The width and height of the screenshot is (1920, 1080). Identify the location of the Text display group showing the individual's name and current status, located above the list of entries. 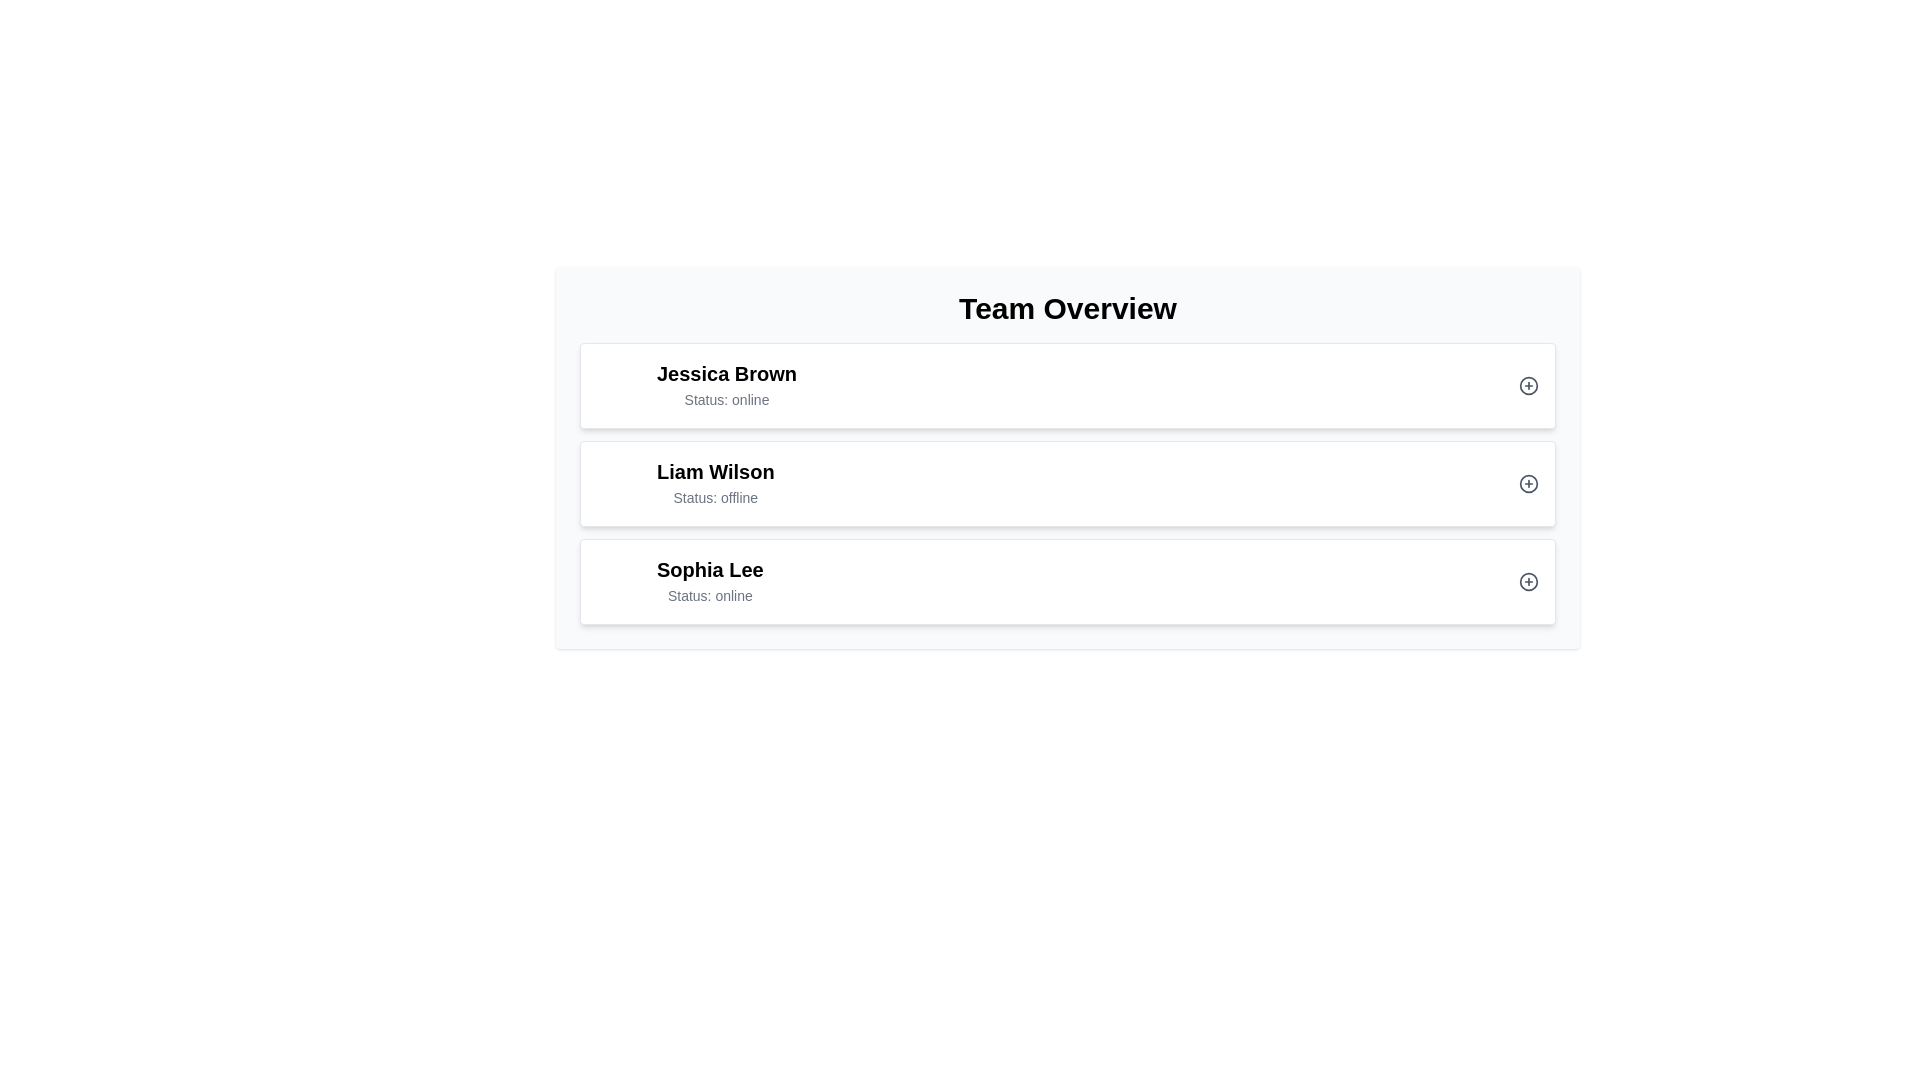
(726, 385).